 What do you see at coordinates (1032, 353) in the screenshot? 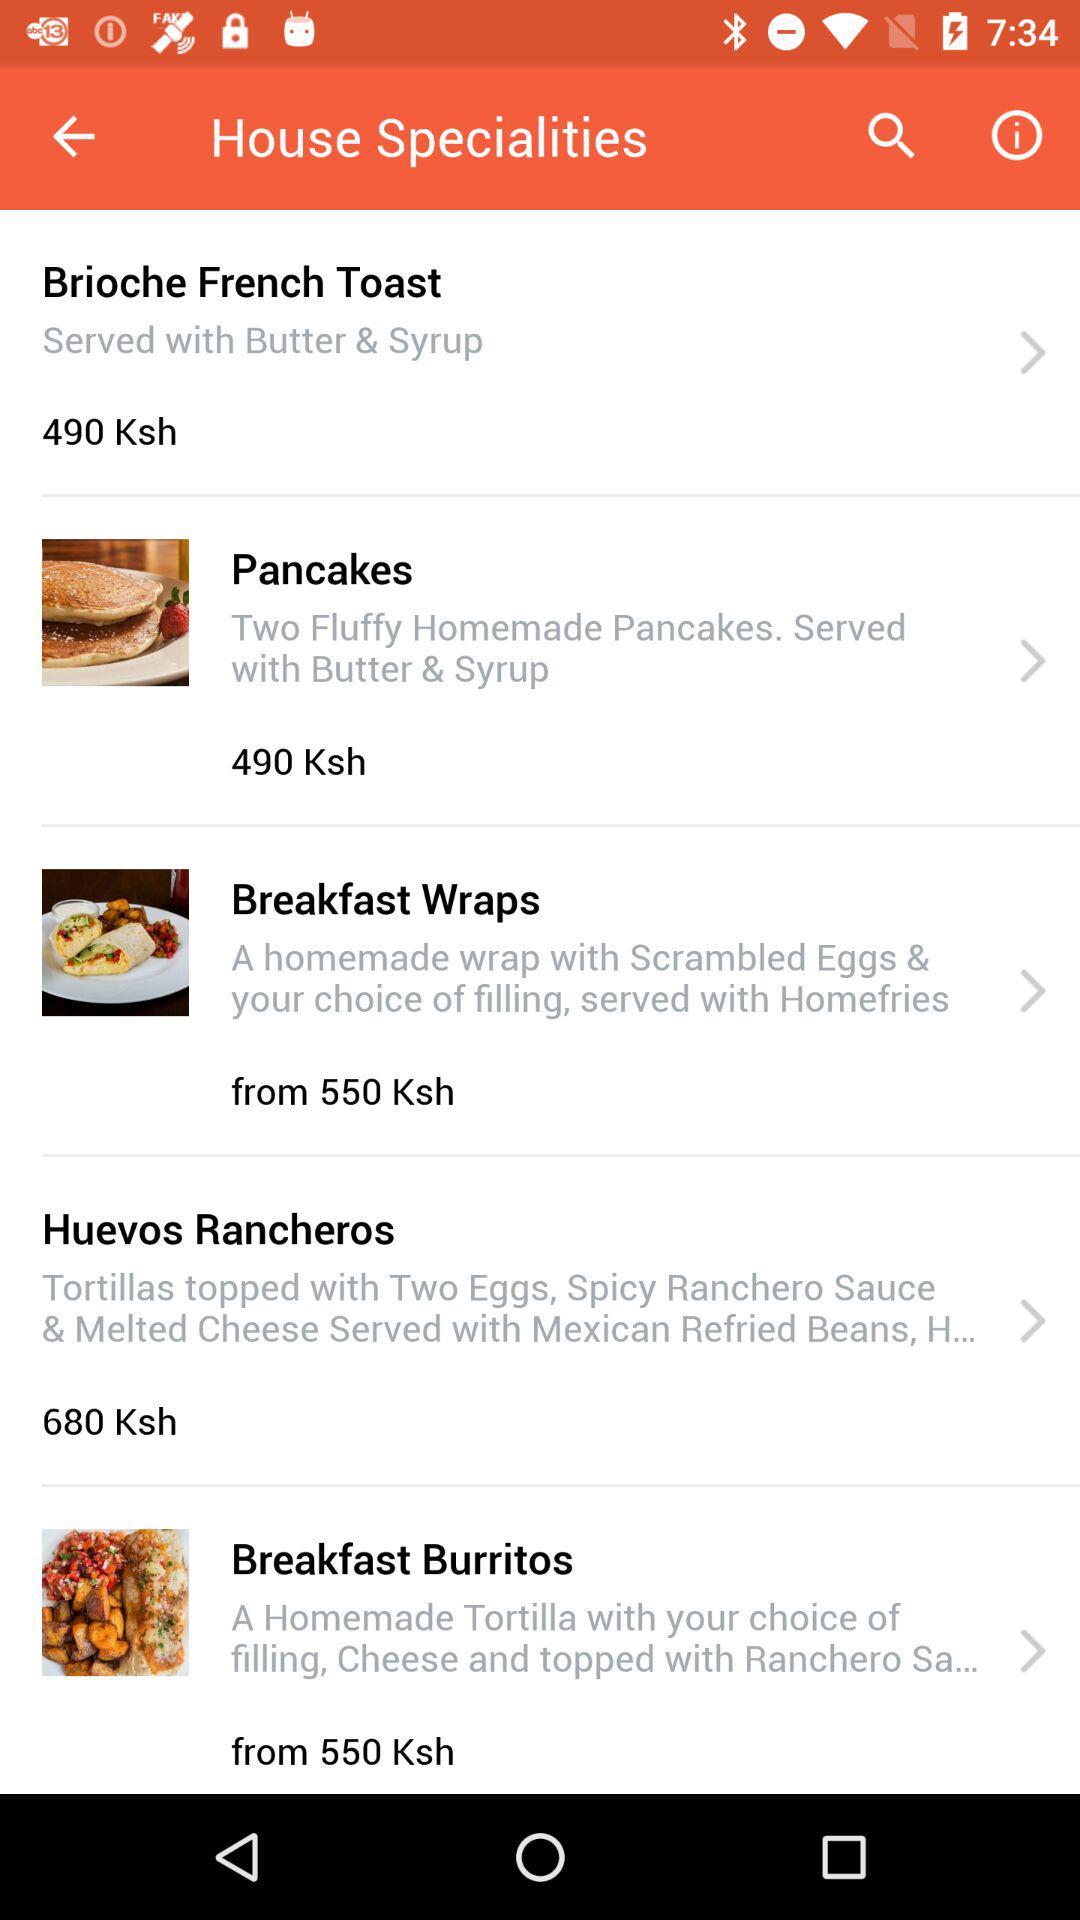
I see `item to the right of served with butter icon` at bounding box center [1032, 353].